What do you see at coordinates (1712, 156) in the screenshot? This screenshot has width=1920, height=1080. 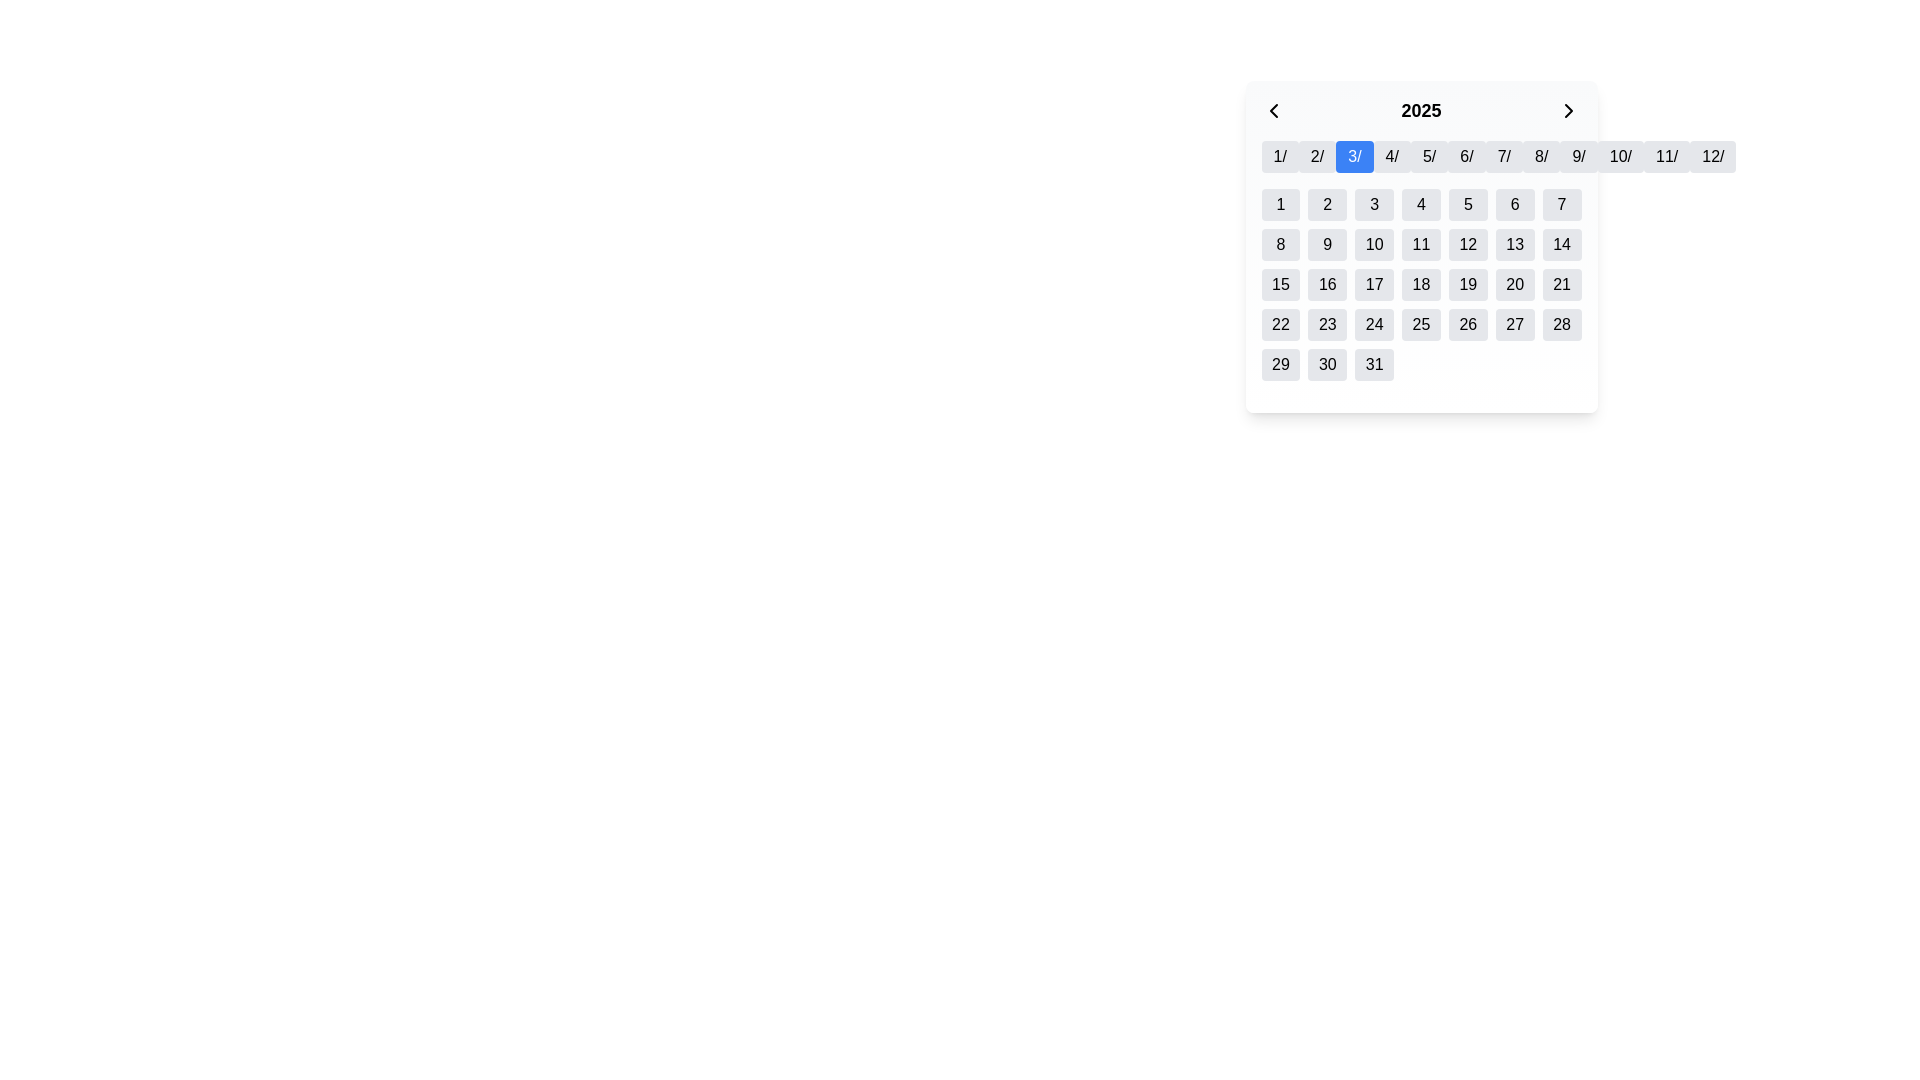 I see `the button labeled '12/' which is a small rectangular UI component with a light gray background and rounded corners, located at the far right of a horizontally aligned list above the calendar interface` at bounding box center [1712, 156].